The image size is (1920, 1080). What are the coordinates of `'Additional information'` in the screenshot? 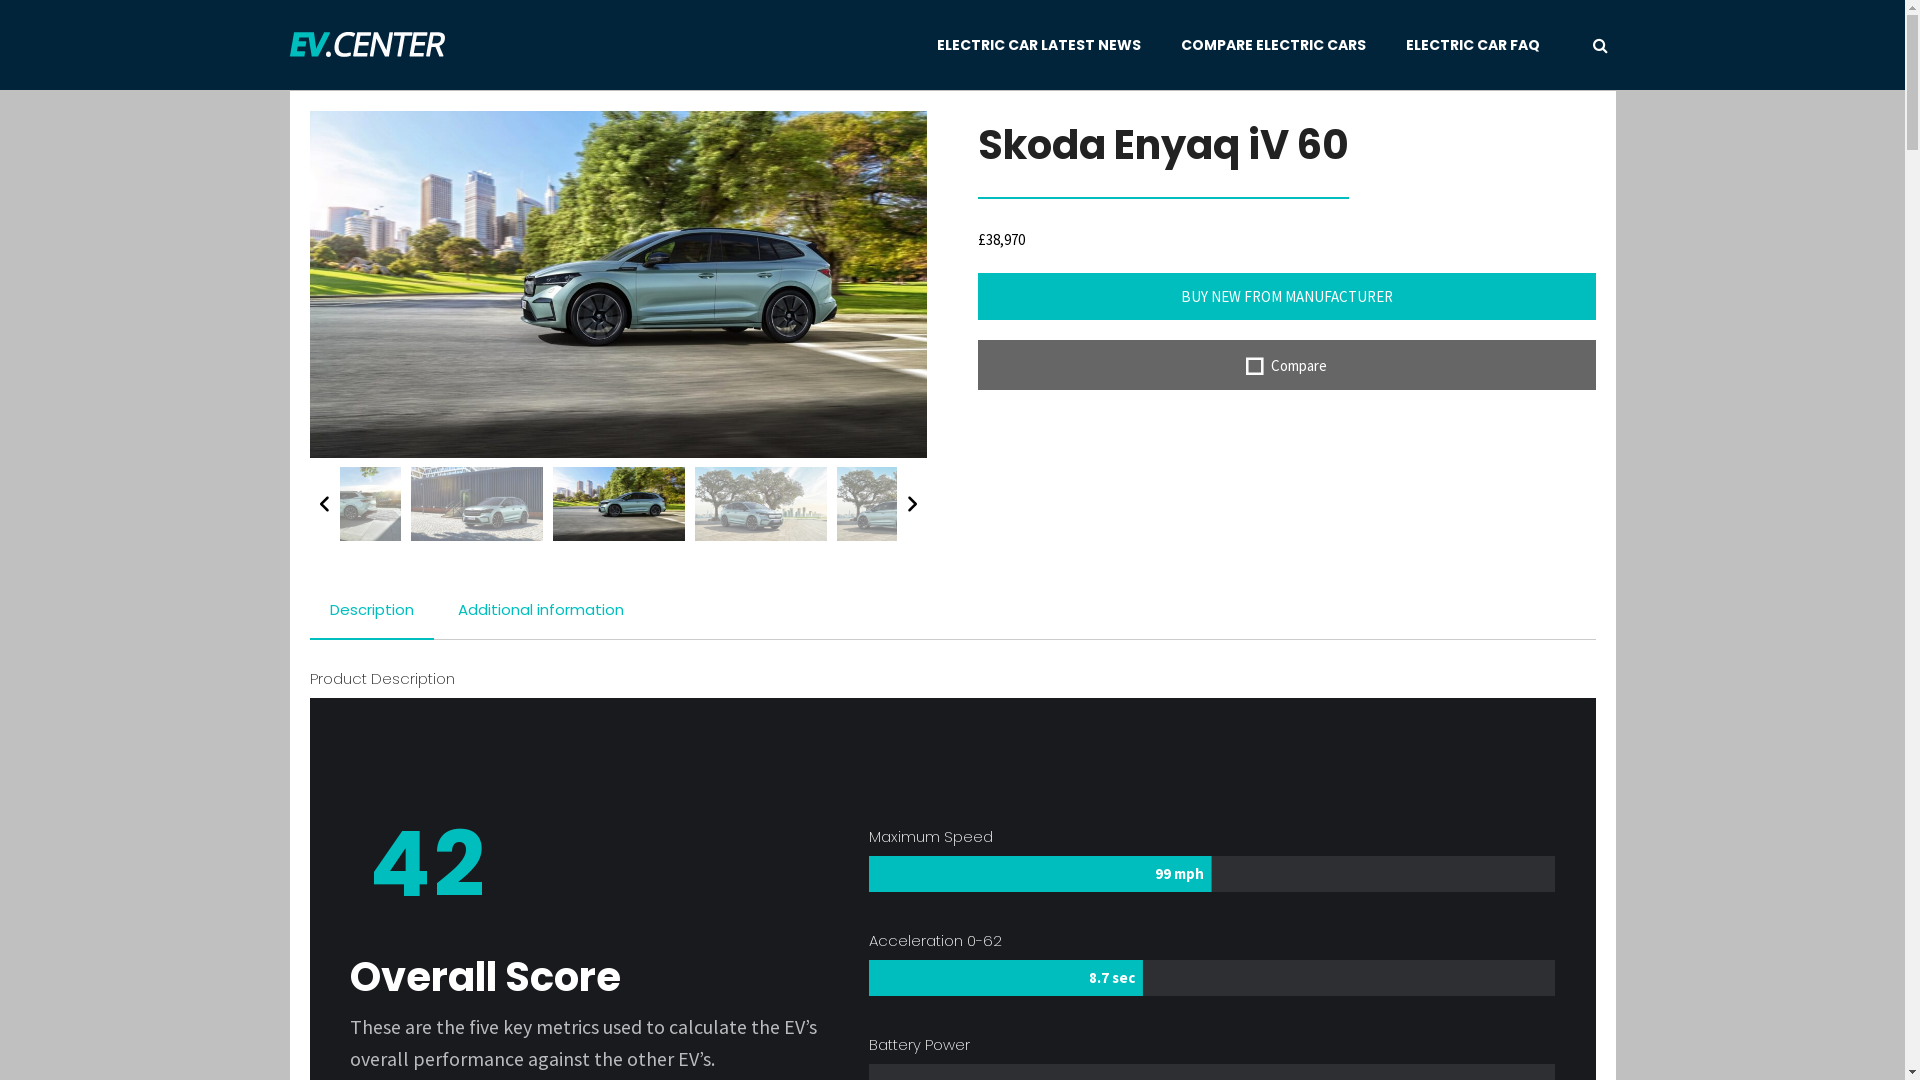 It's located at (541, 608).